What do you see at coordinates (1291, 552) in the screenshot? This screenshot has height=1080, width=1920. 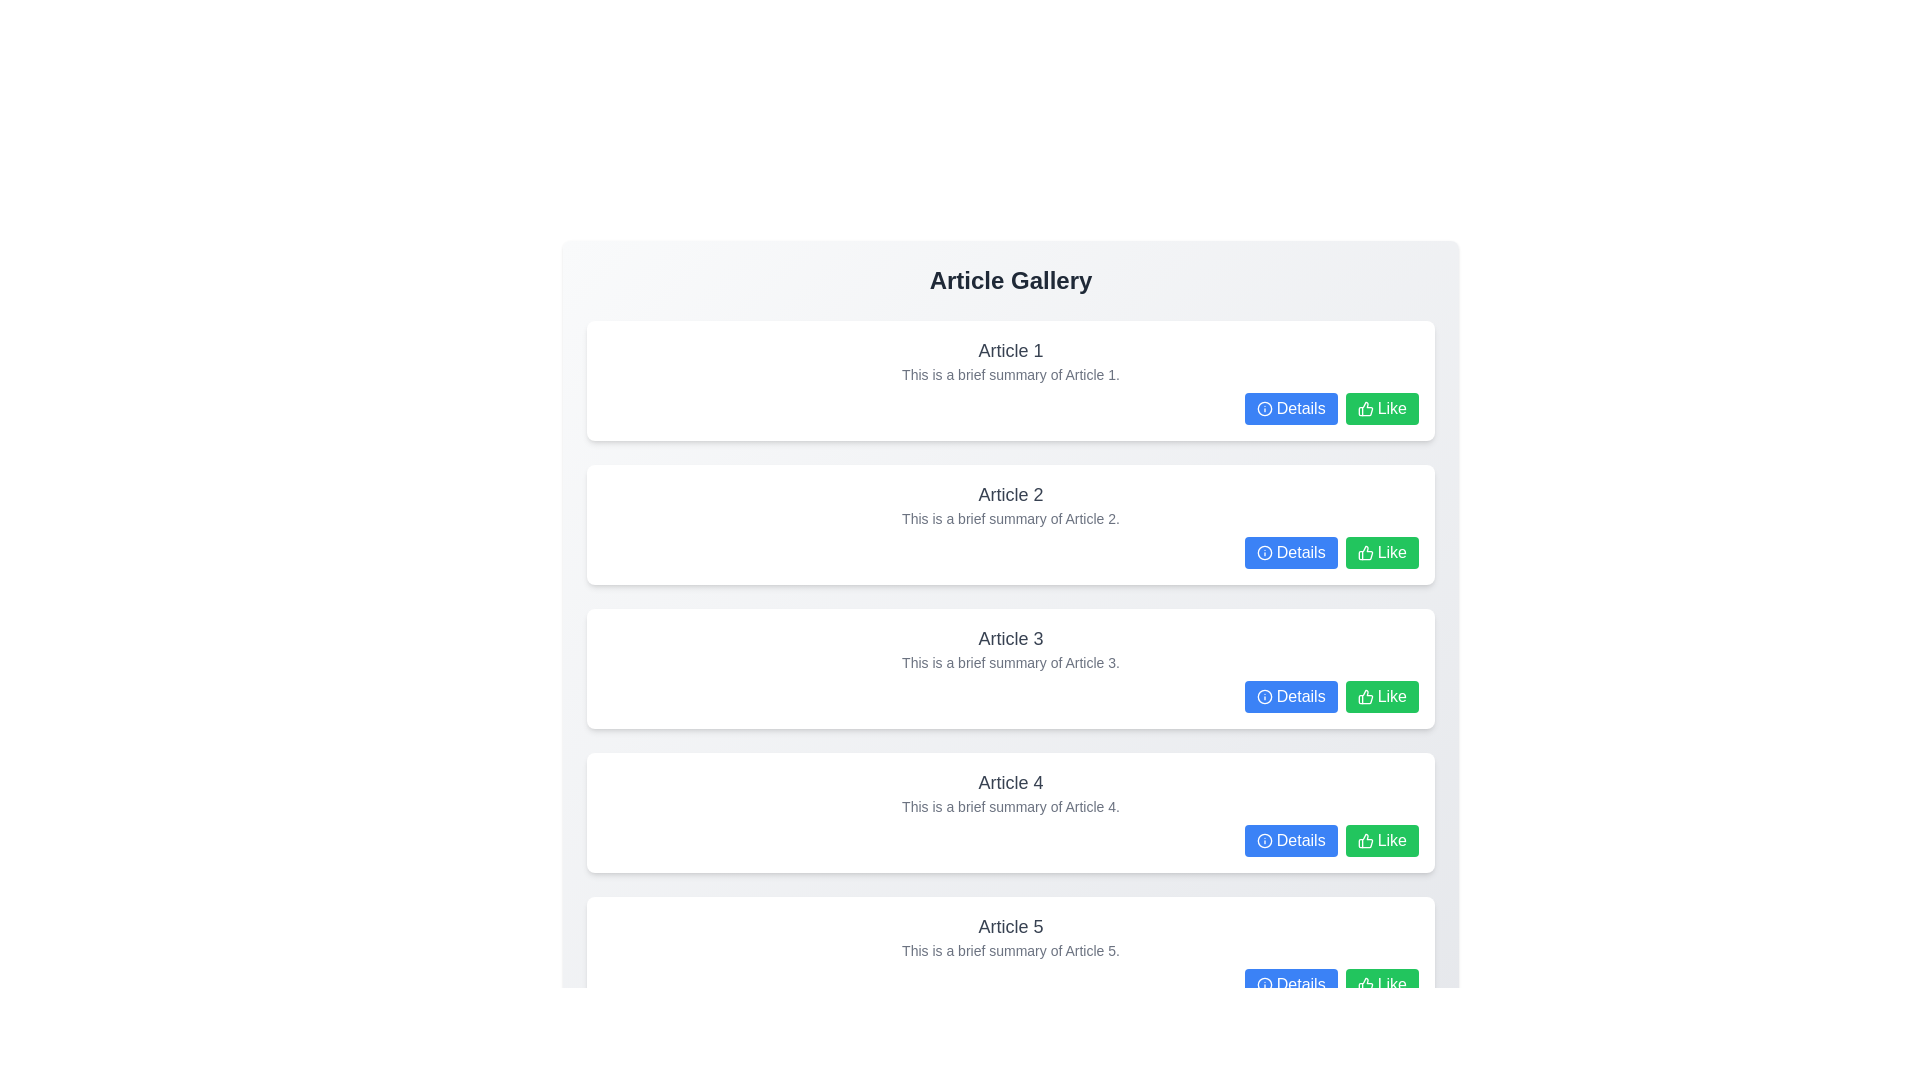 I see `the 'Details' button with a rounded blue background and white text` at bounding box center [1291, 552].